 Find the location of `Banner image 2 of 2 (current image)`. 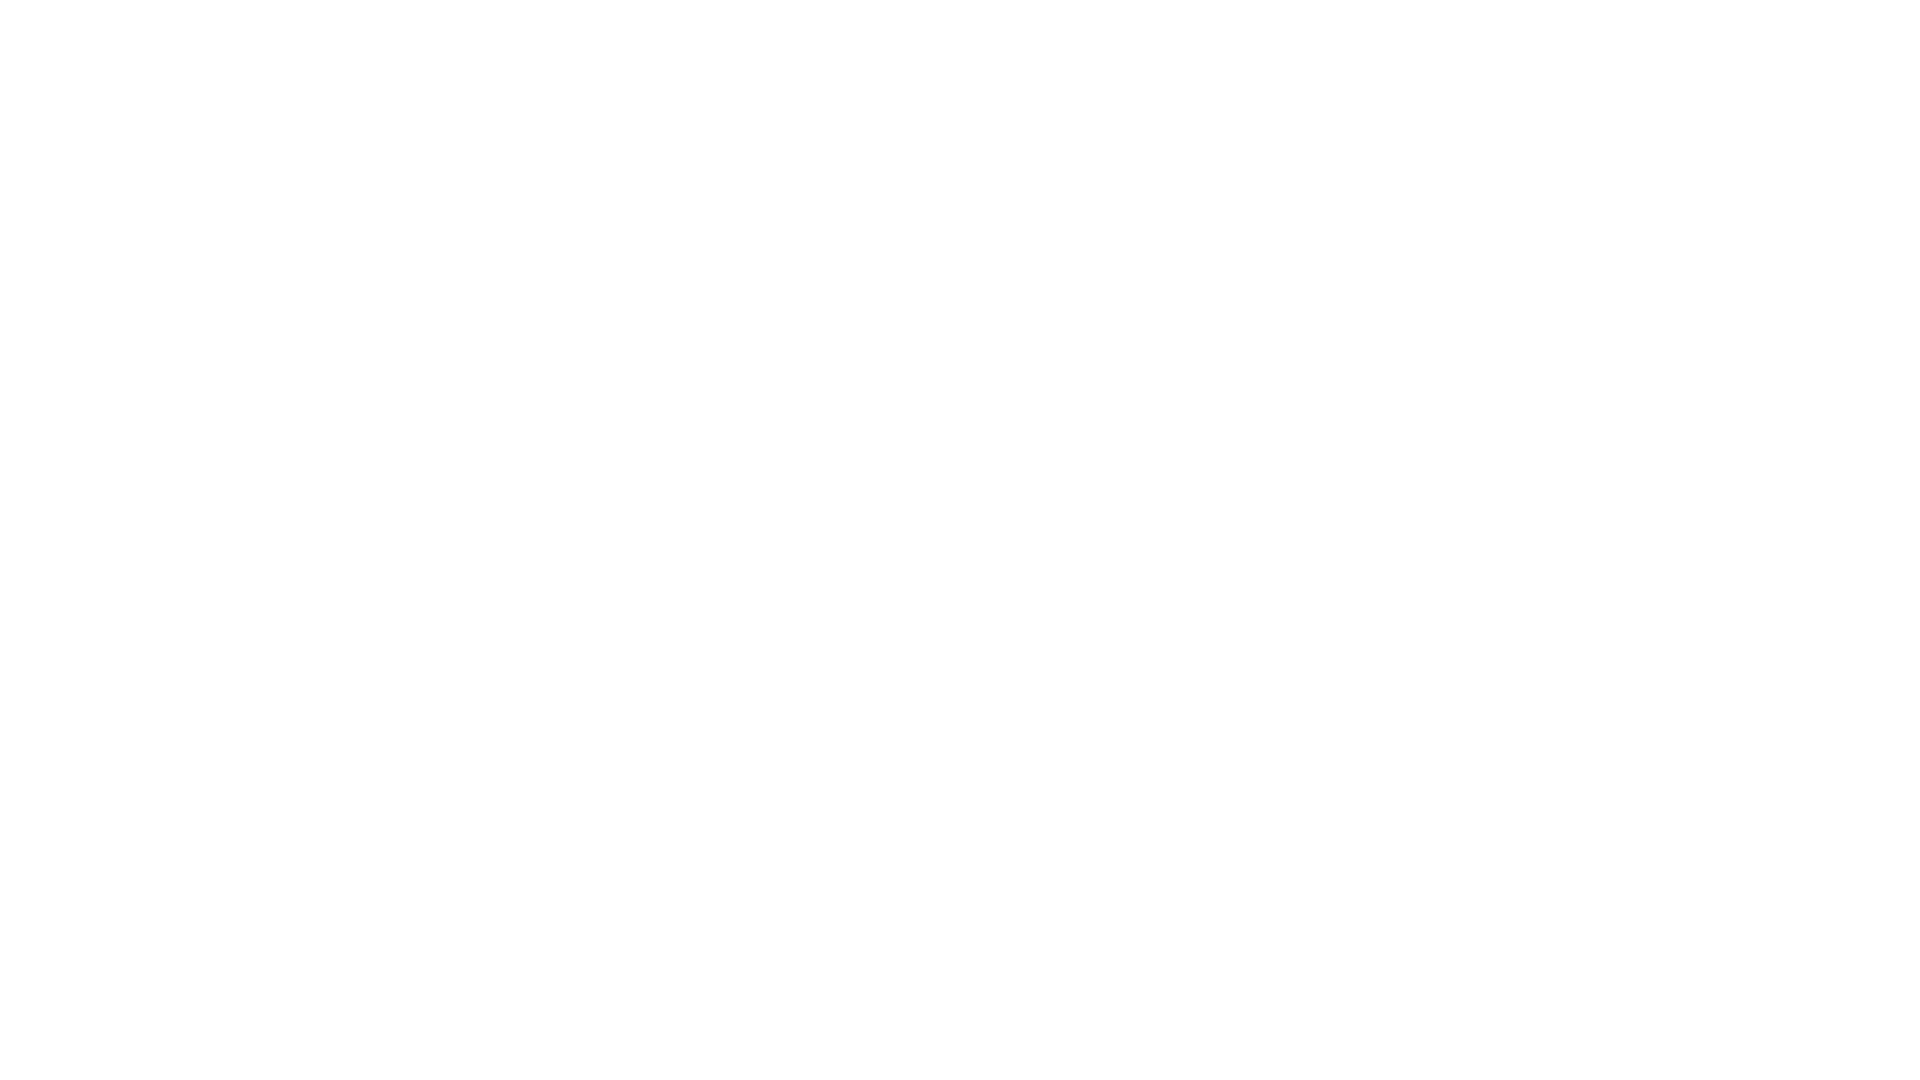

Banner image 2 of 2 (current image) is located at coordinates (441, 137).